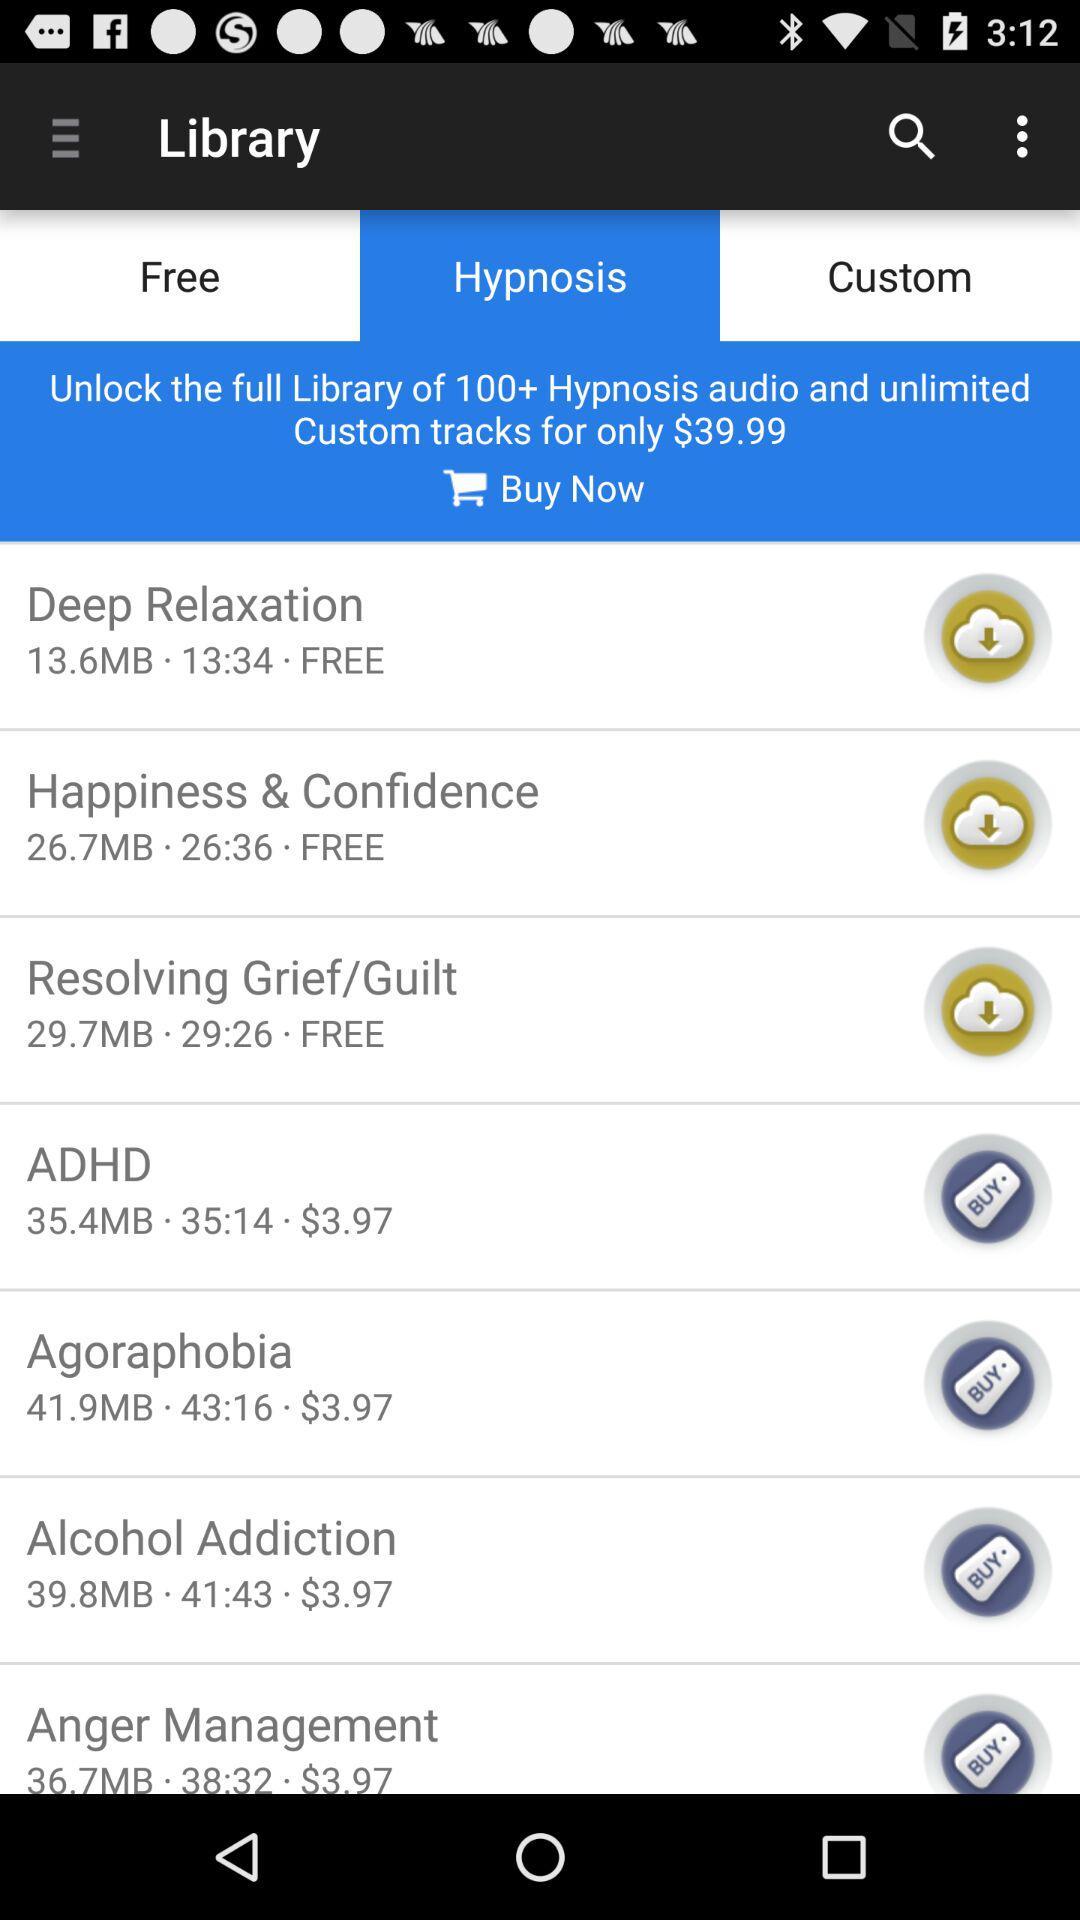 The image size is (1080, 1920). Describe the element at coordinates (461, 788) in the screenshot. I see `the item below 13 6mb 13` at that location.